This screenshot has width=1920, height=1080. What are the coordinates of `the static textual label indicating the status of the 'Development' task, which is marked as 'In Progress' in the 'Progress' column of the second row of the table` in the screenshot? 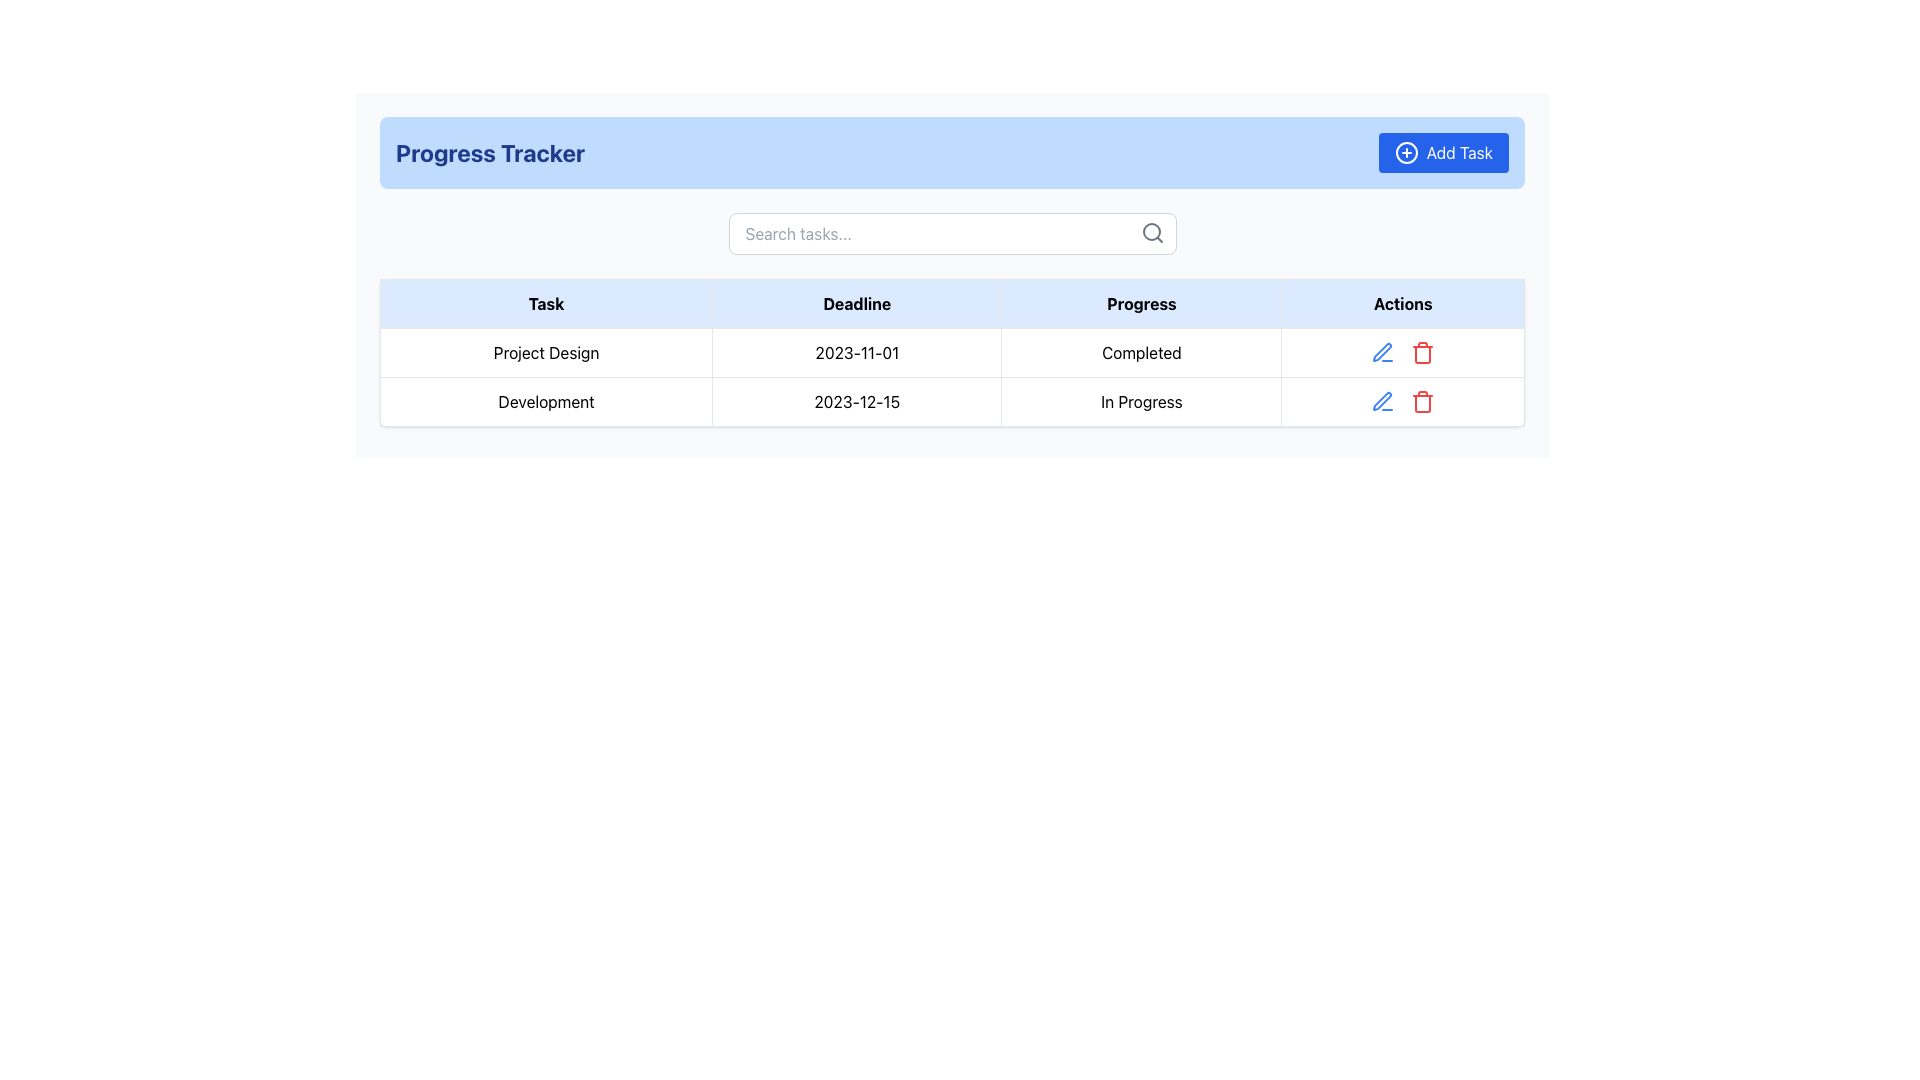 It's located at (1142, 401).